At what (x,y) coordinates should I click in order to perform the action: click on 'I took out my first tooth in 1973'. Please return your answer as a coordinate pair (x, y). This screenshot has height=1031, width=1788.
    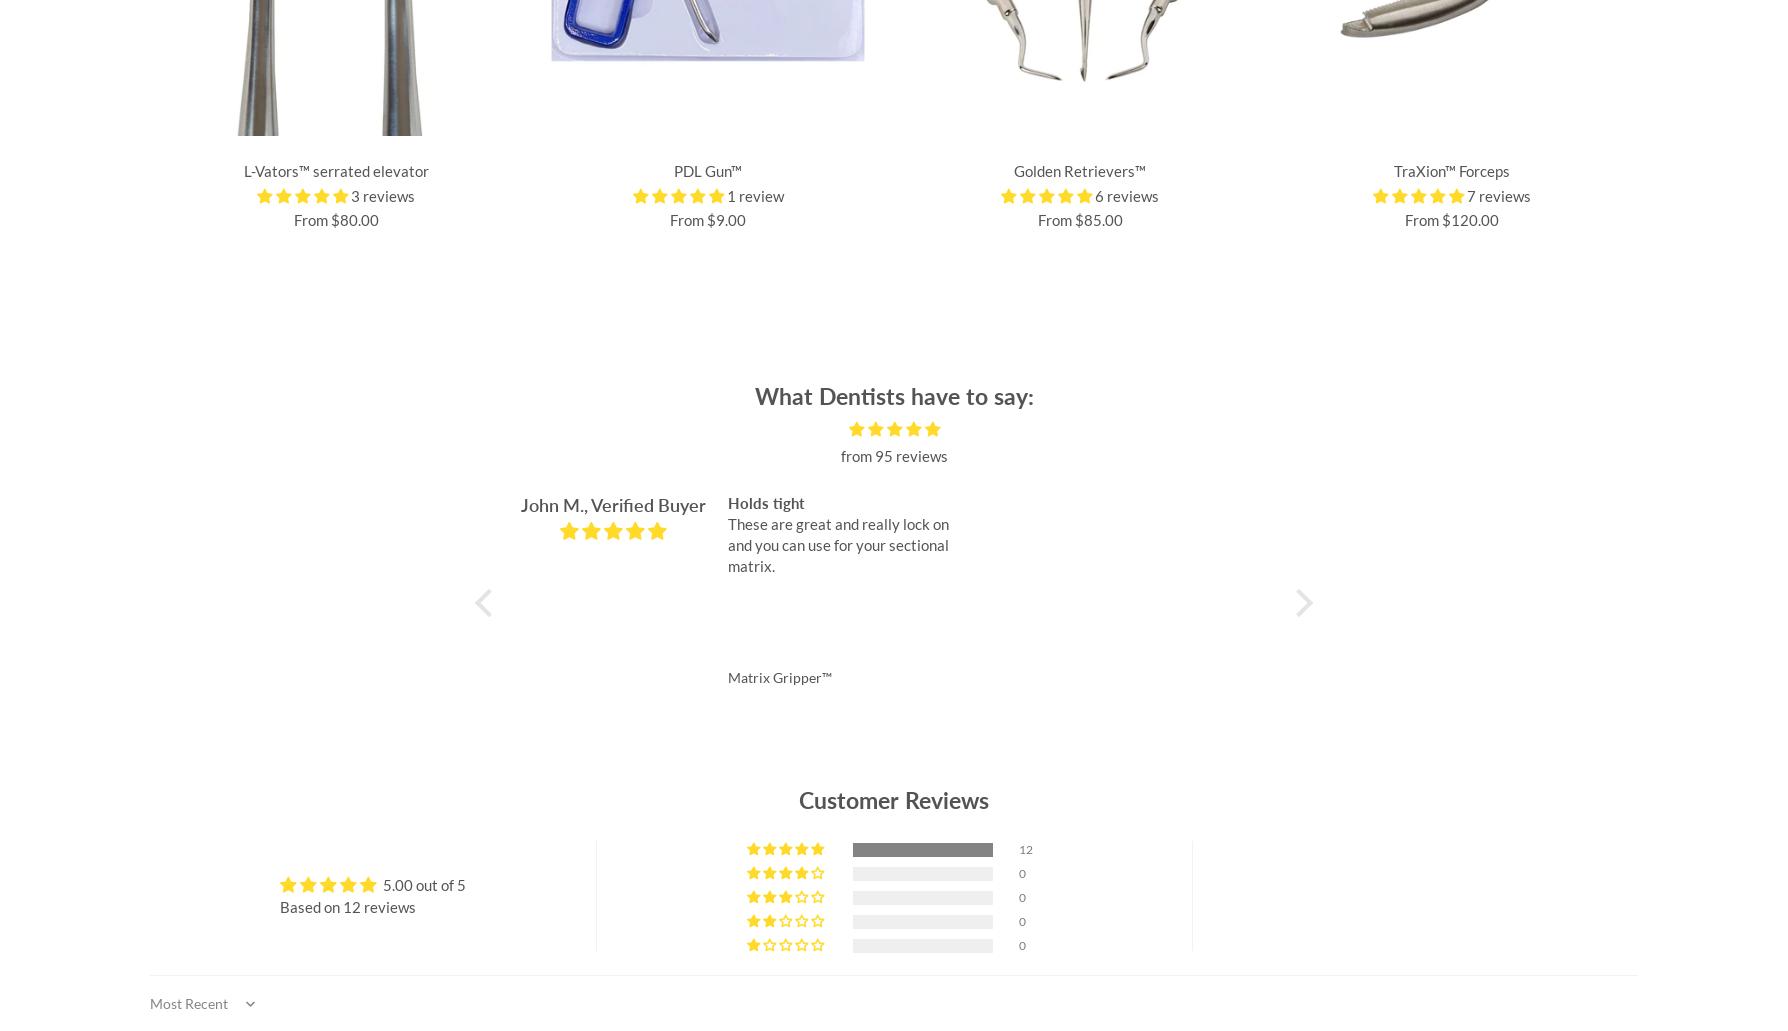
    Looking at the image, I should click on (1618, 503).